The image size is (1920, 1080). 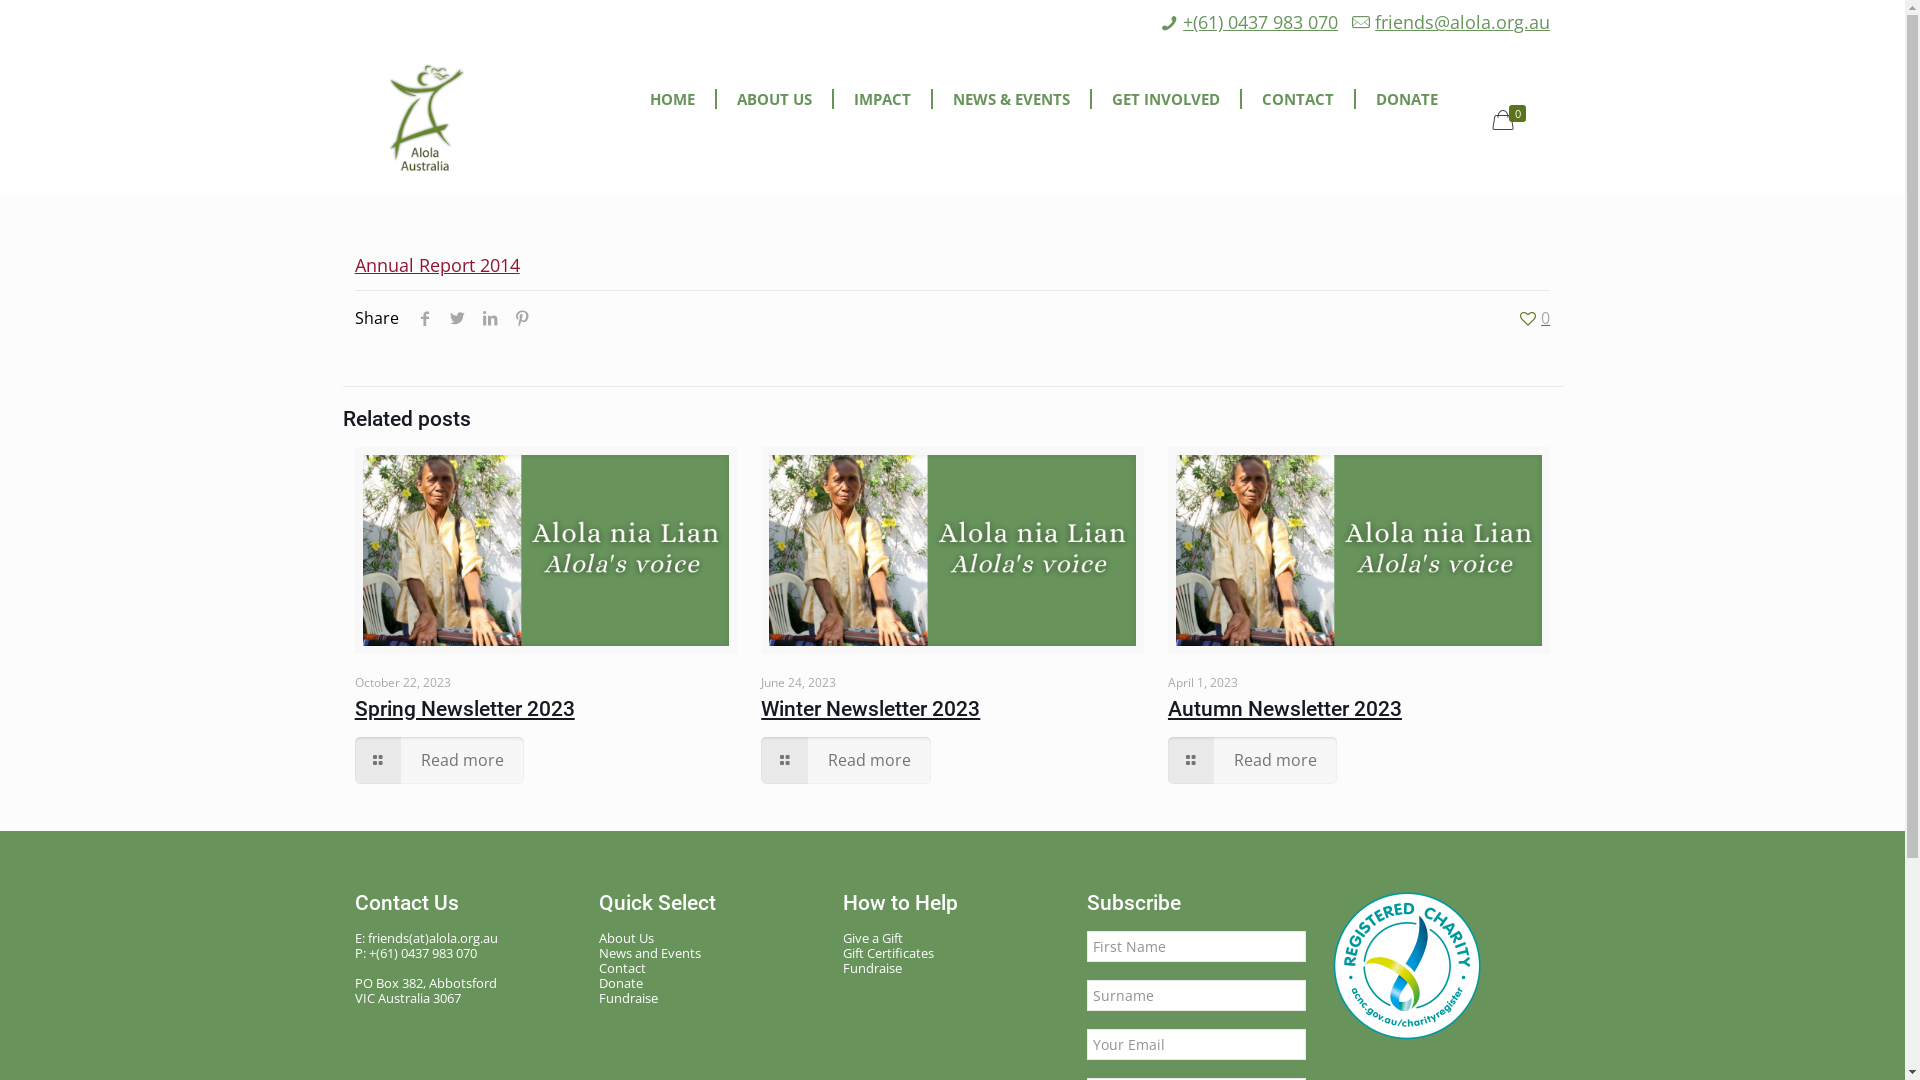 What do you see at coordinates (673, 99) in the screenshot?
I see `'HOME'` at bounding box center [673, 99].